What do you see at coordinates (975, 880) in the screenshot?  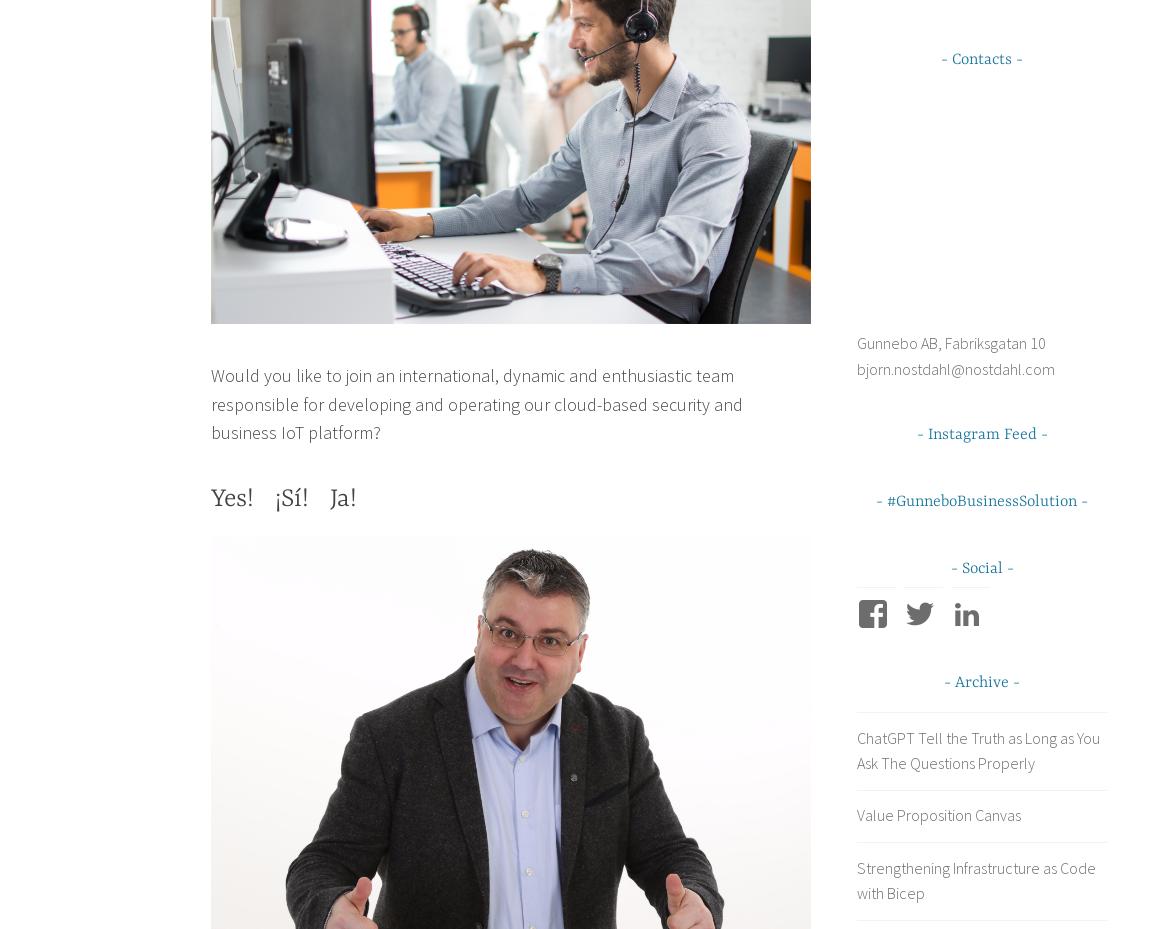 I see `'Strengthening Infrastructure as Code with Bicep'` at bounding box center [975, 880].